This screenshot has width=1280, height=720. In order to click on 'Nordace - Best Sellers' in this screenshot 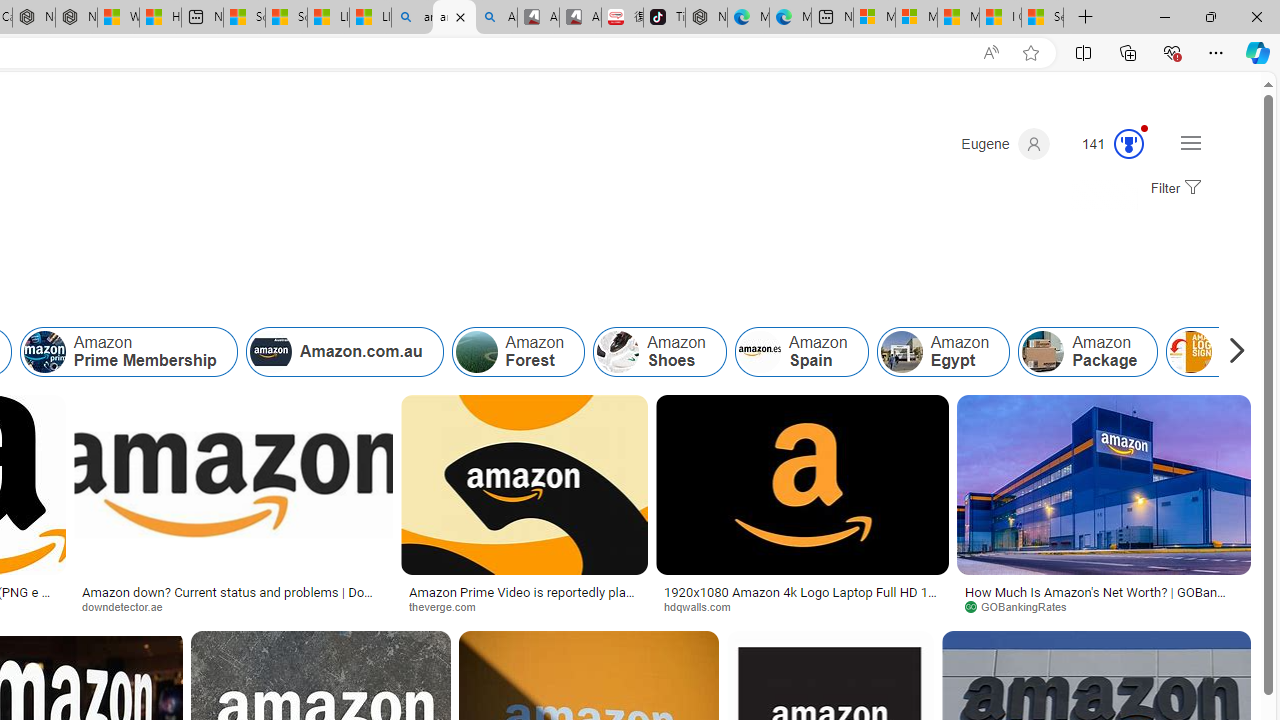, I will do `click(706, 17)`.